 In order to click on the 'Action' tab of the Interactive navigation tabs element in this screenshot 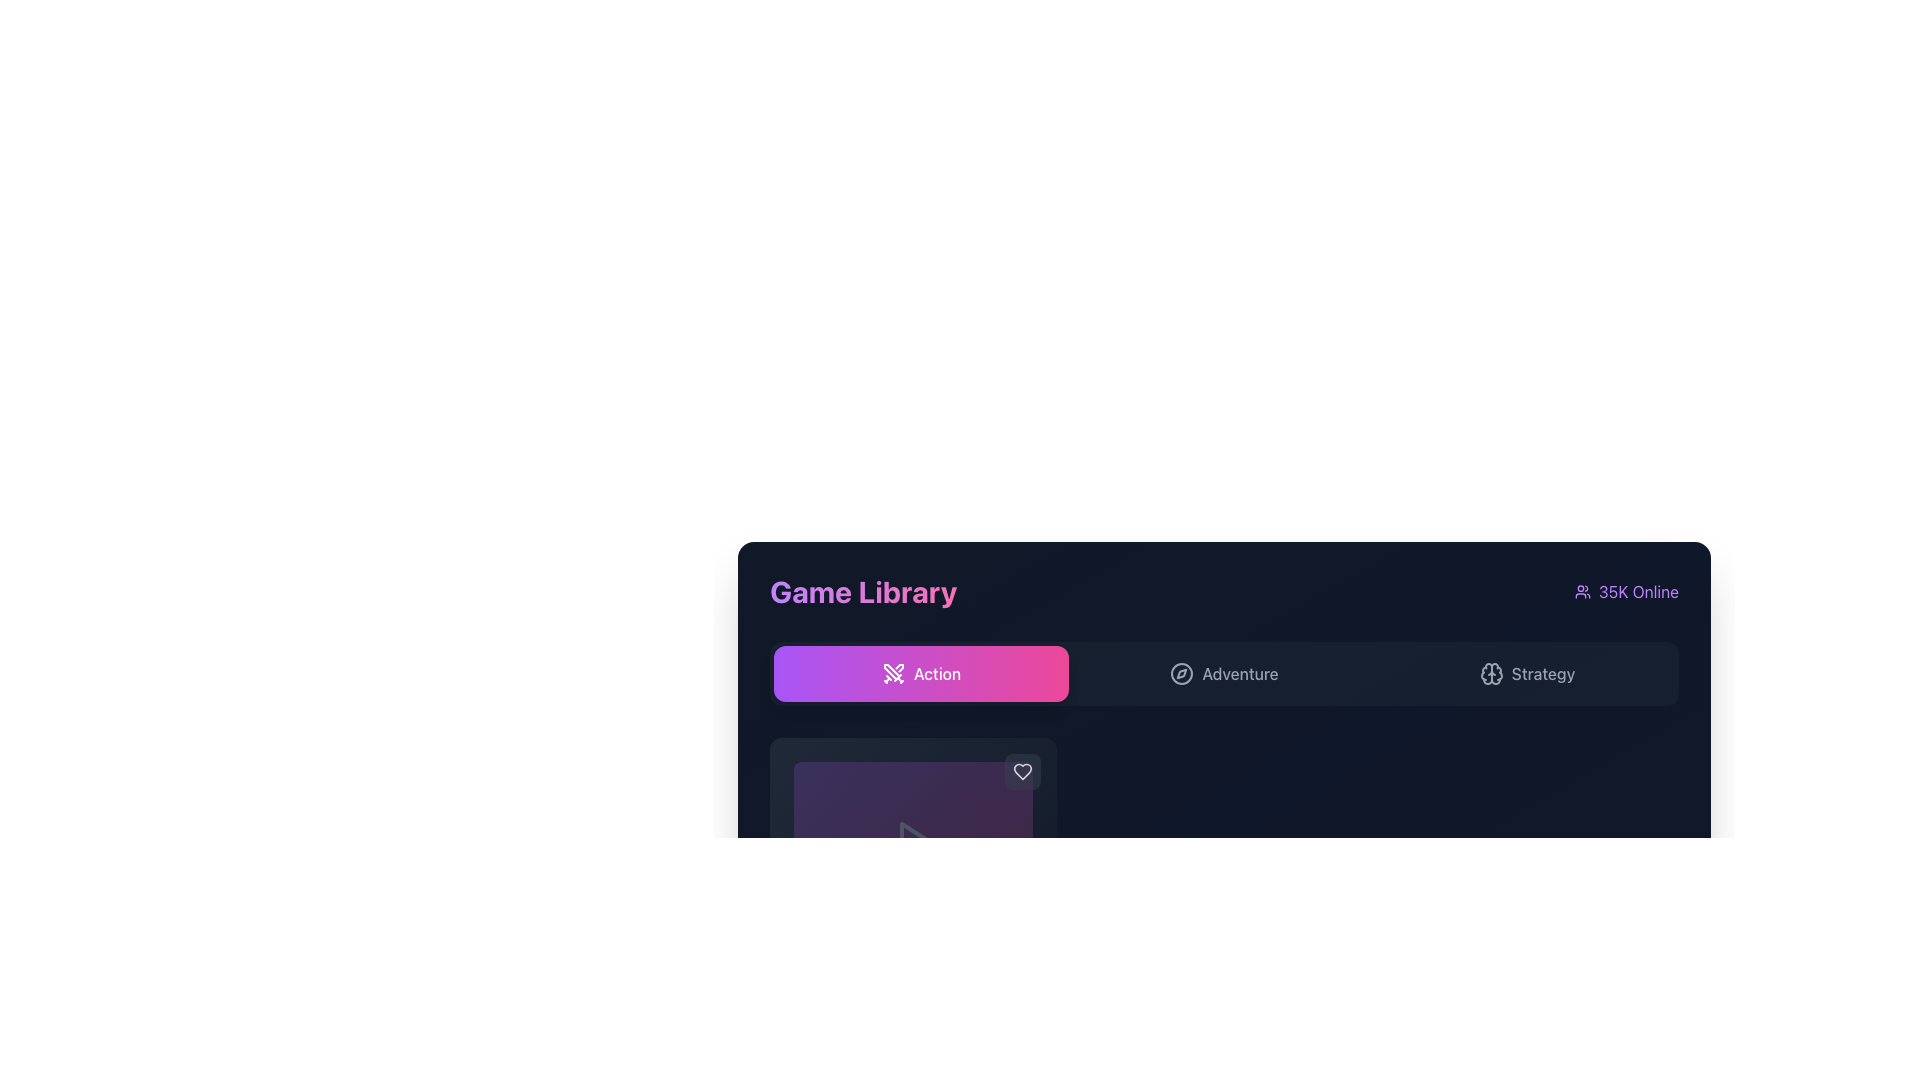, I will do `click(1223, 674)`.